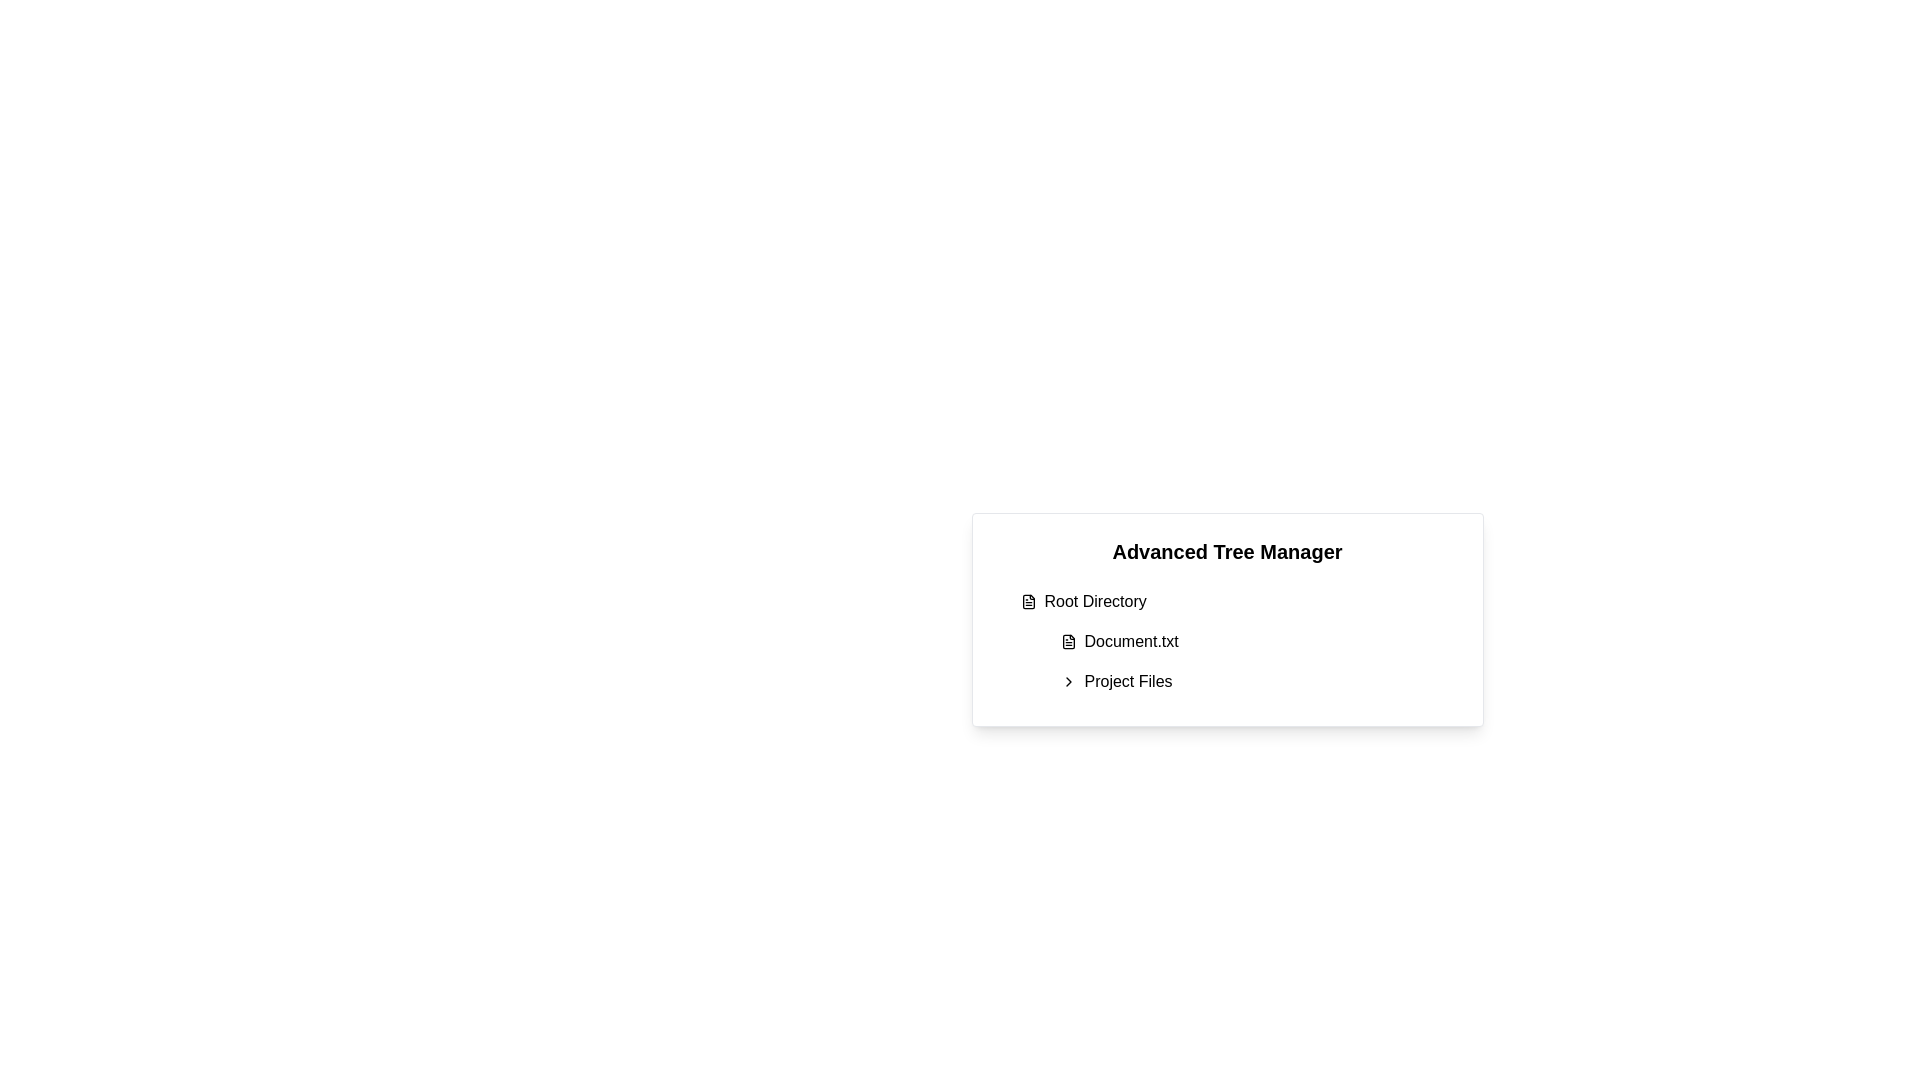 This screenshot has width=1920, height=1080. What do you see at coordinates (1067, 641) in the screenshot?
I see `the SVG Icon representing a document or text file, which is located next to the text label 'Document.txt'` at bounding box center [1067, 641].